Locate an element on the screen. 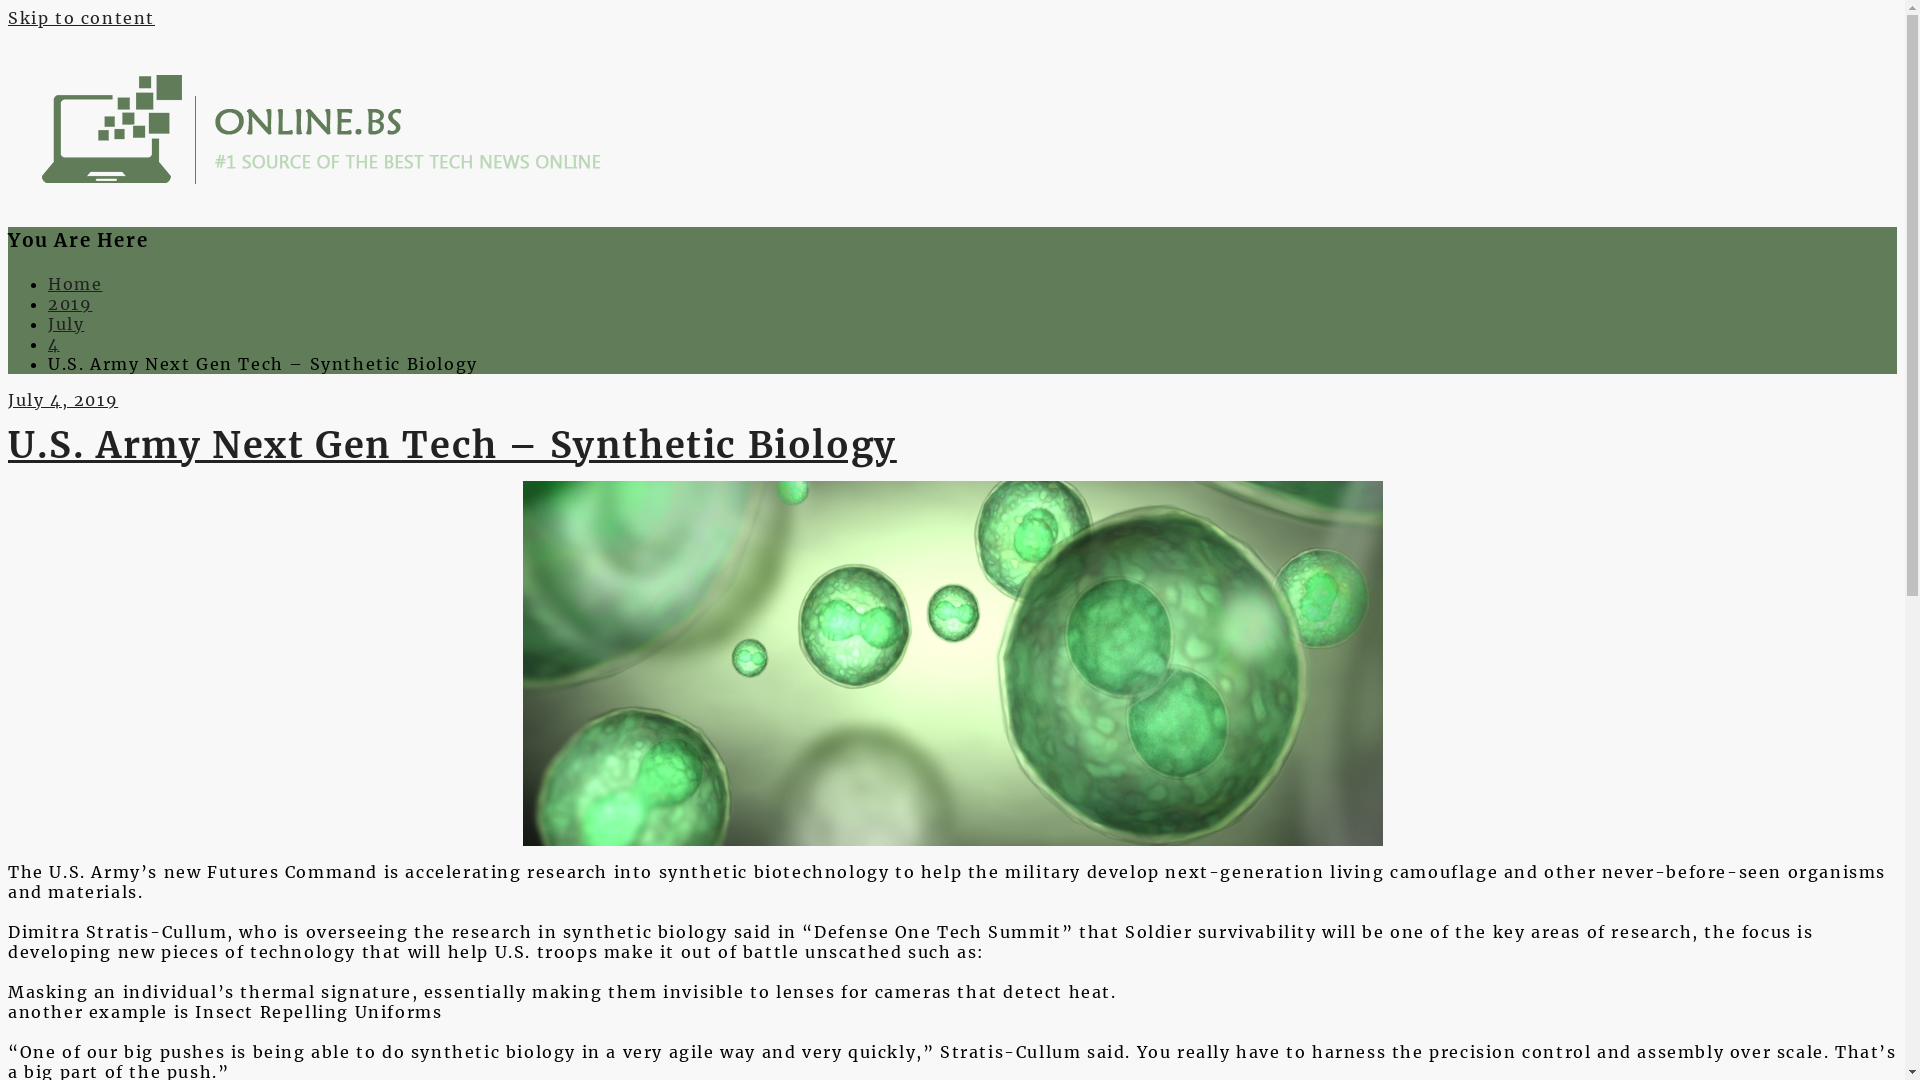  'Home' is located at coordinates (75, 284).